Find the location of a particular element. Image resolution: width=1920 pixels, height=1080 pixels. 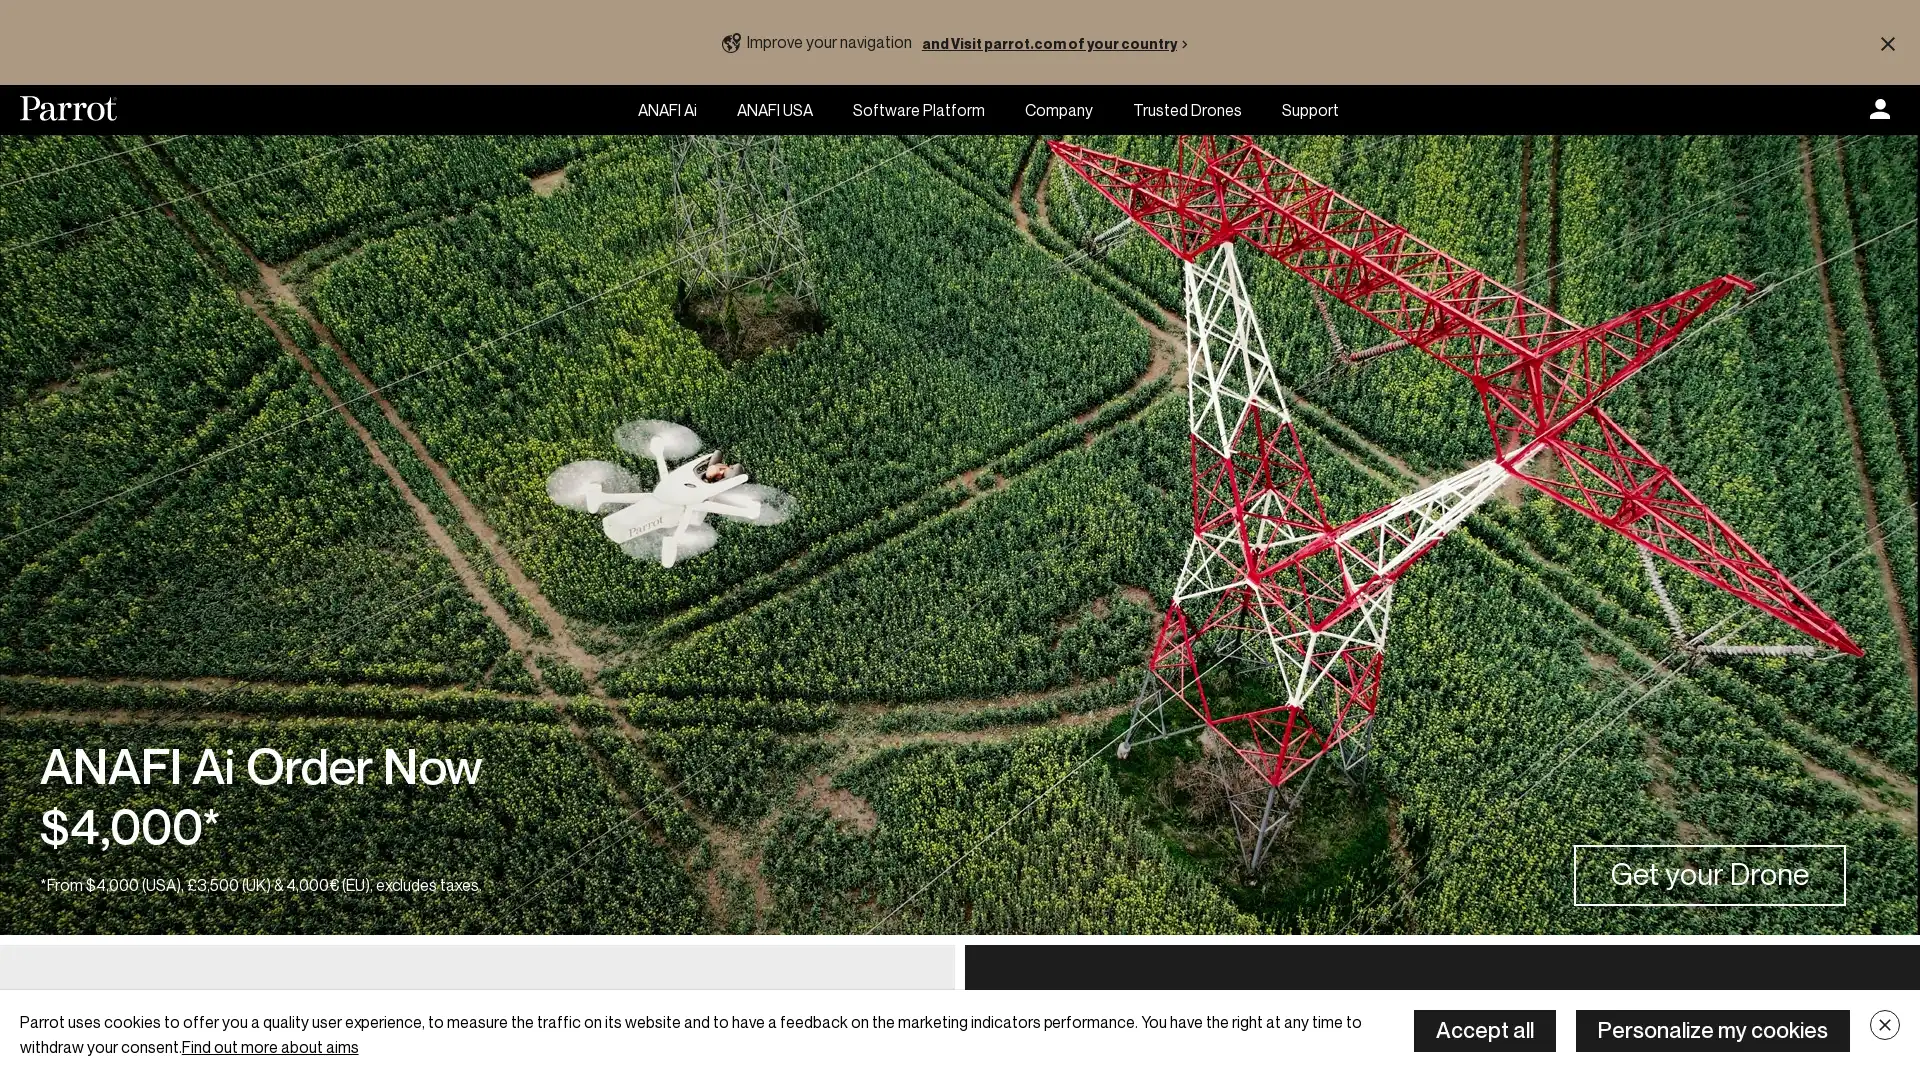

Personalize my cookies is located at coordinates (1712, 1030).